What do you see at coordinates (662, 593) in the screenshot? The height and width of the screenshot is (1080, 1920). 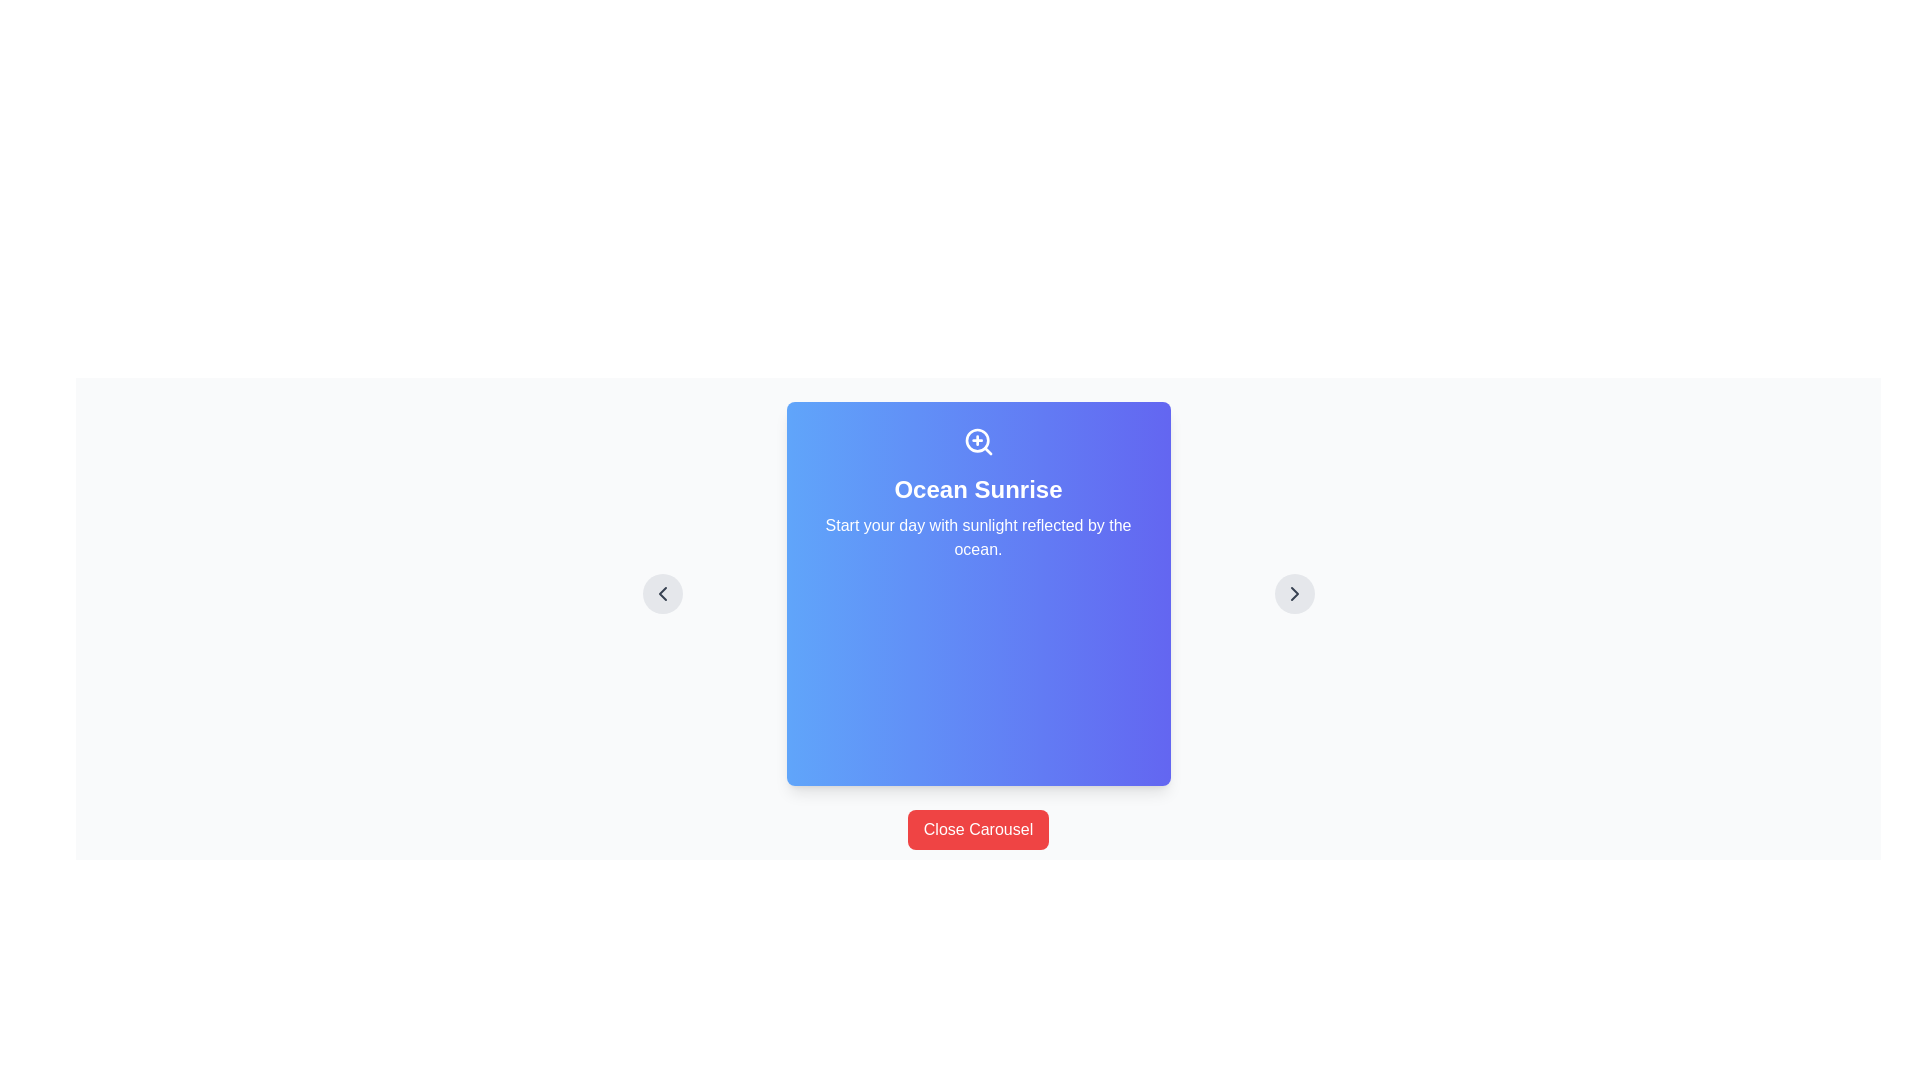 I see `the navigation button located to the left of the 'Ocean Sunrise' content panel` at bounding box center [662, 593].